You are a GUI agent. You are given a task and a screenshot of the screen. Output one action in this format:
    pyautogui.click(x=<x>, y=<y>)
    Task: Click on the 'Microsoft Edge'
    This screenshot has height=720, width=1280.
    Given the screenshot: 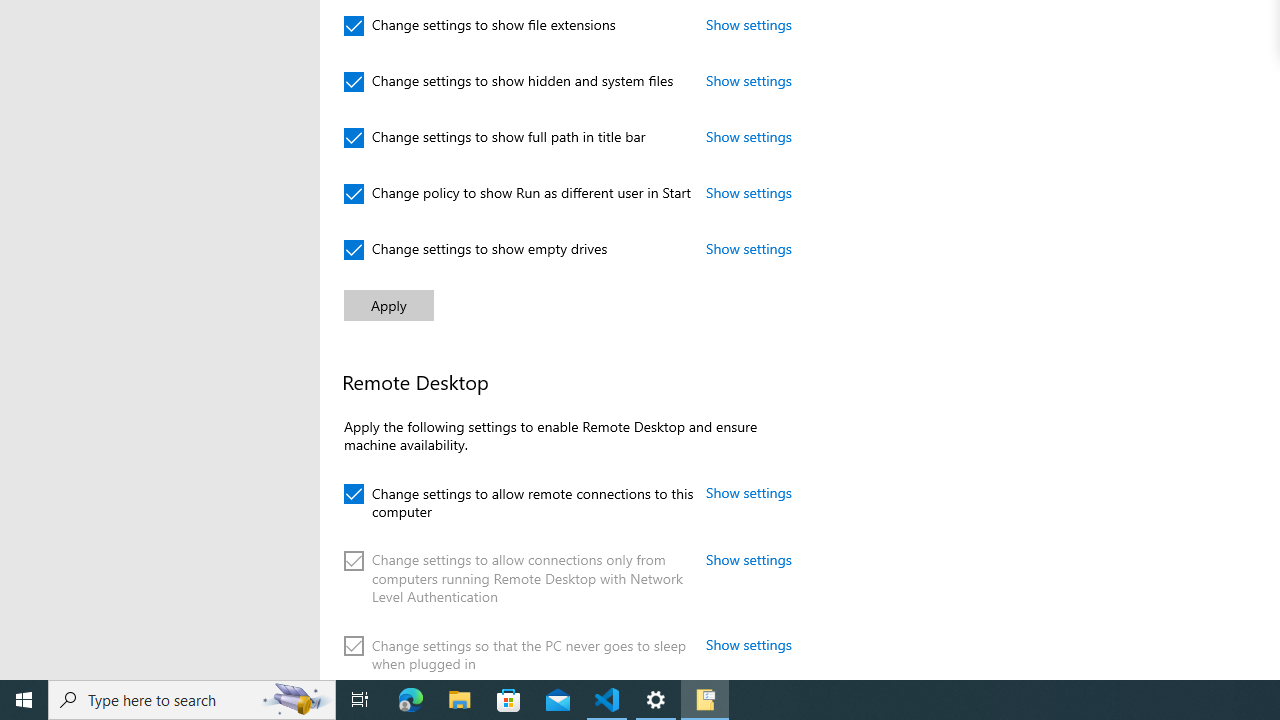 What is the action you would take?
    pyautogui.click(x=410, y=698)
    